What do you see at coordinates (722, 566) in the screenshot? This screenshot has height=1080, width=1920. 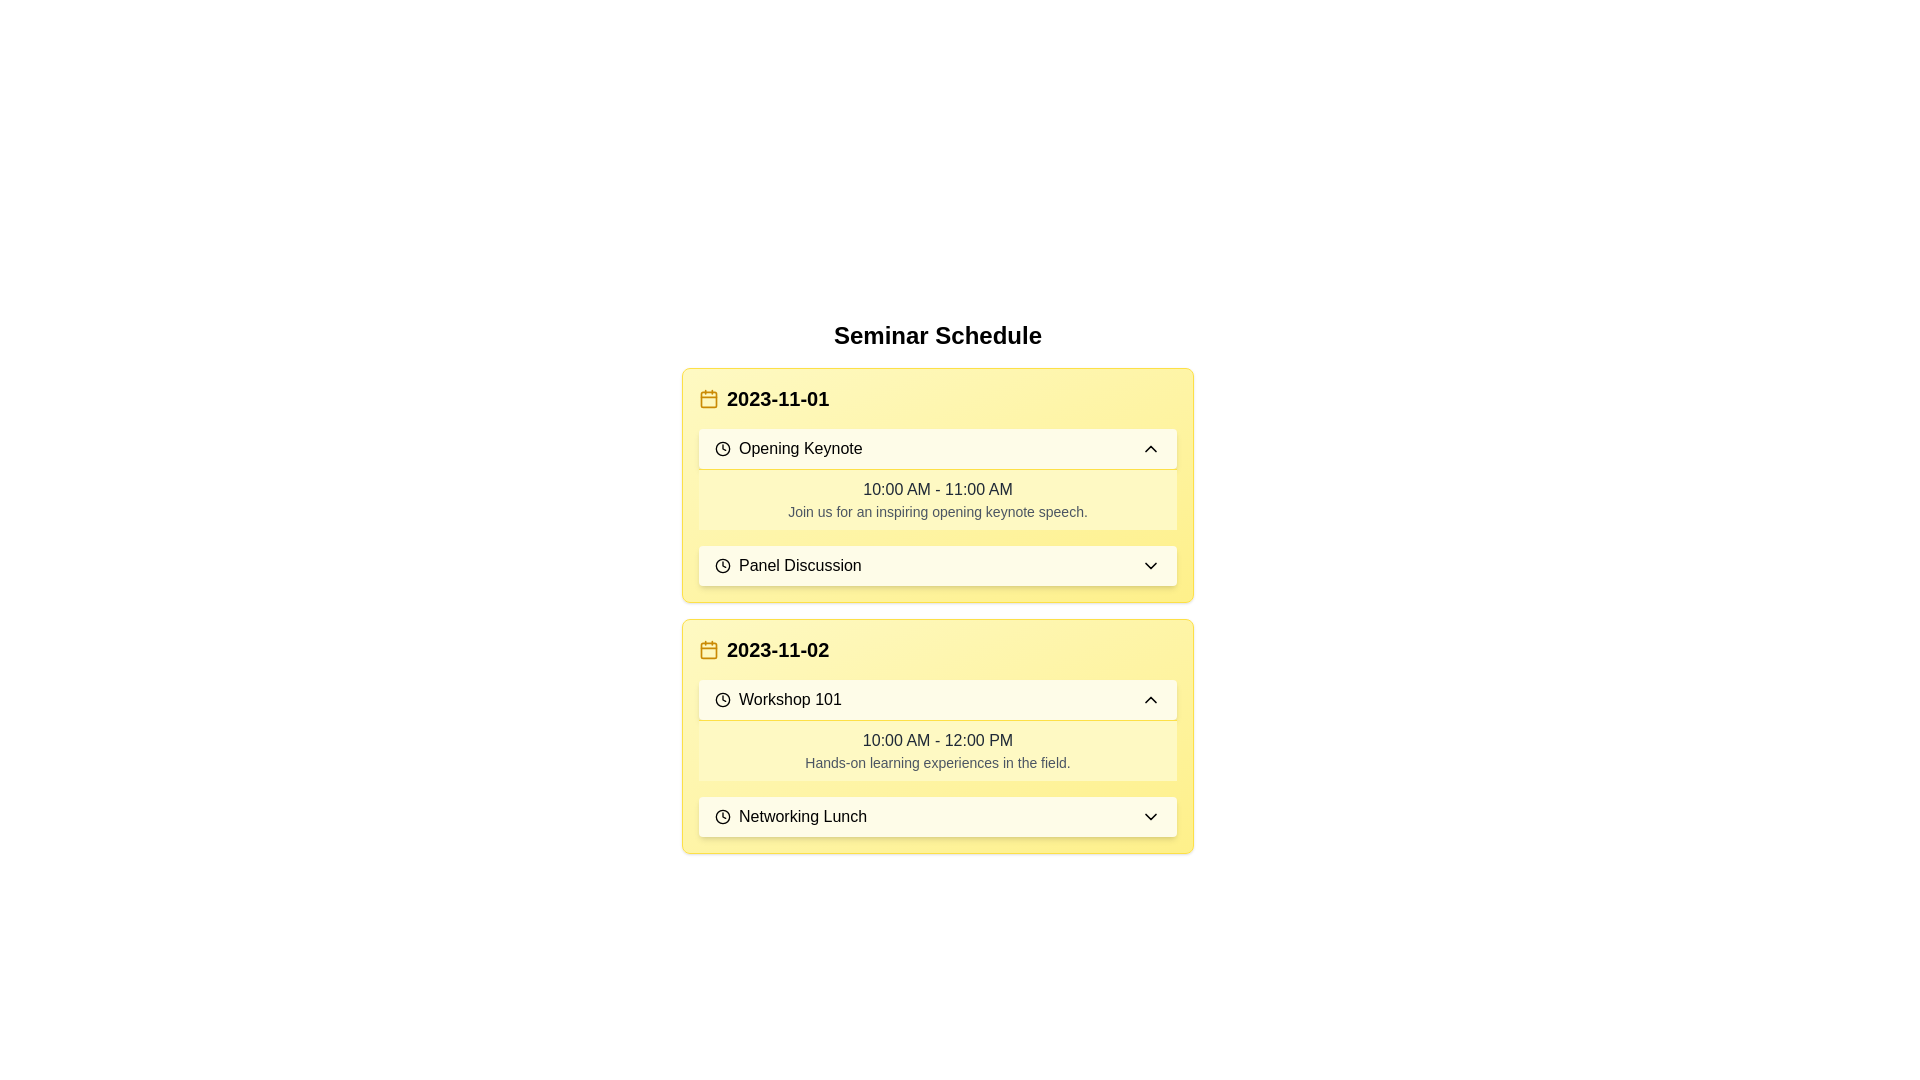 I see `the icon that visually indicates the scheduled time slot for the 'Panel Discussion' event, located to the left of the text 'Panel Discussion'` at bounding box center [722, 566].